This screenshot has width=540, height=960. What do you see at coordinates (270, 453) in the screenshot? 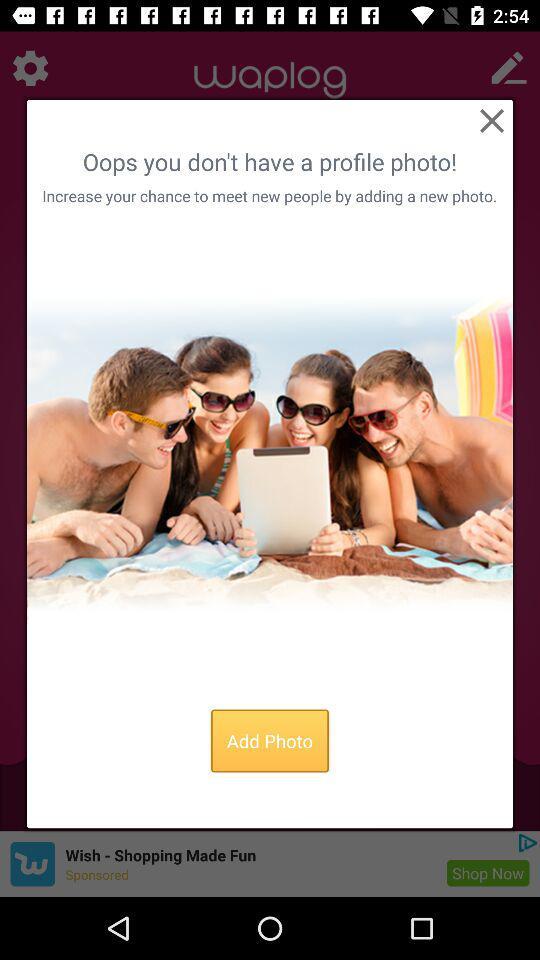
I see `item at the center` at bounding box center [270, 453].